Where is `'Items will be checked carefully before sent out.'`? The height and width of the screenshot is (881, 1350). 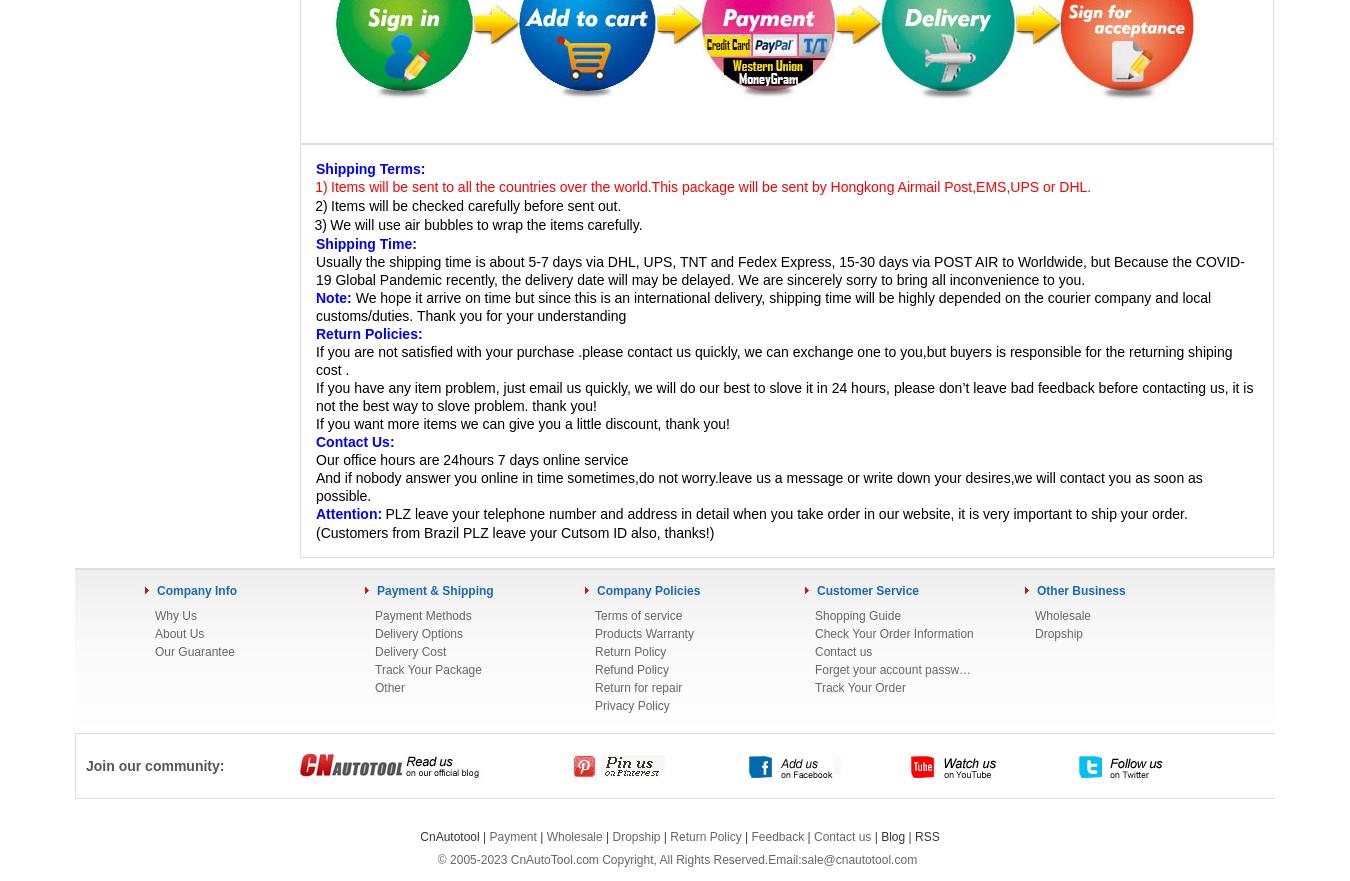
'Items will be checked carefully before sent out.' is located at coordinates (475, 204).